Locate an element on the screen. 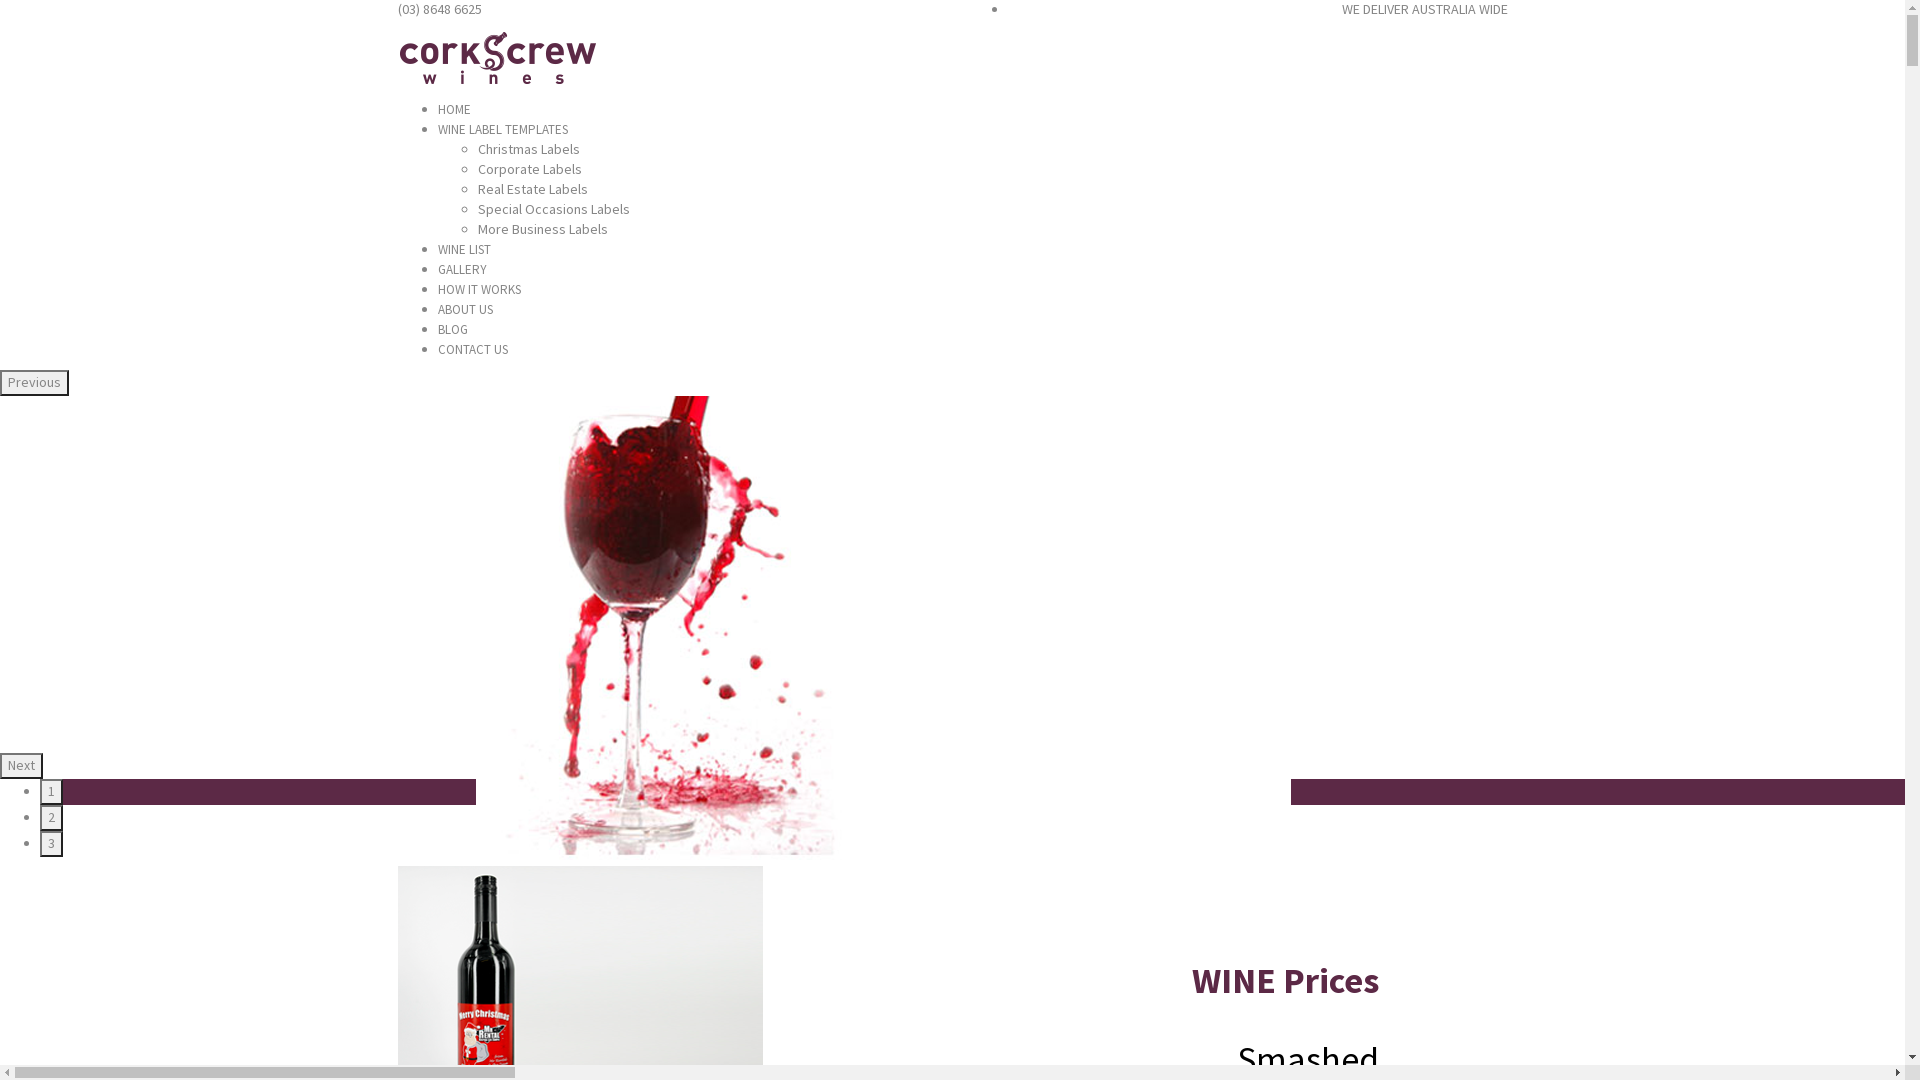  'Christmas Labels' is located at coordinates (528, 148).